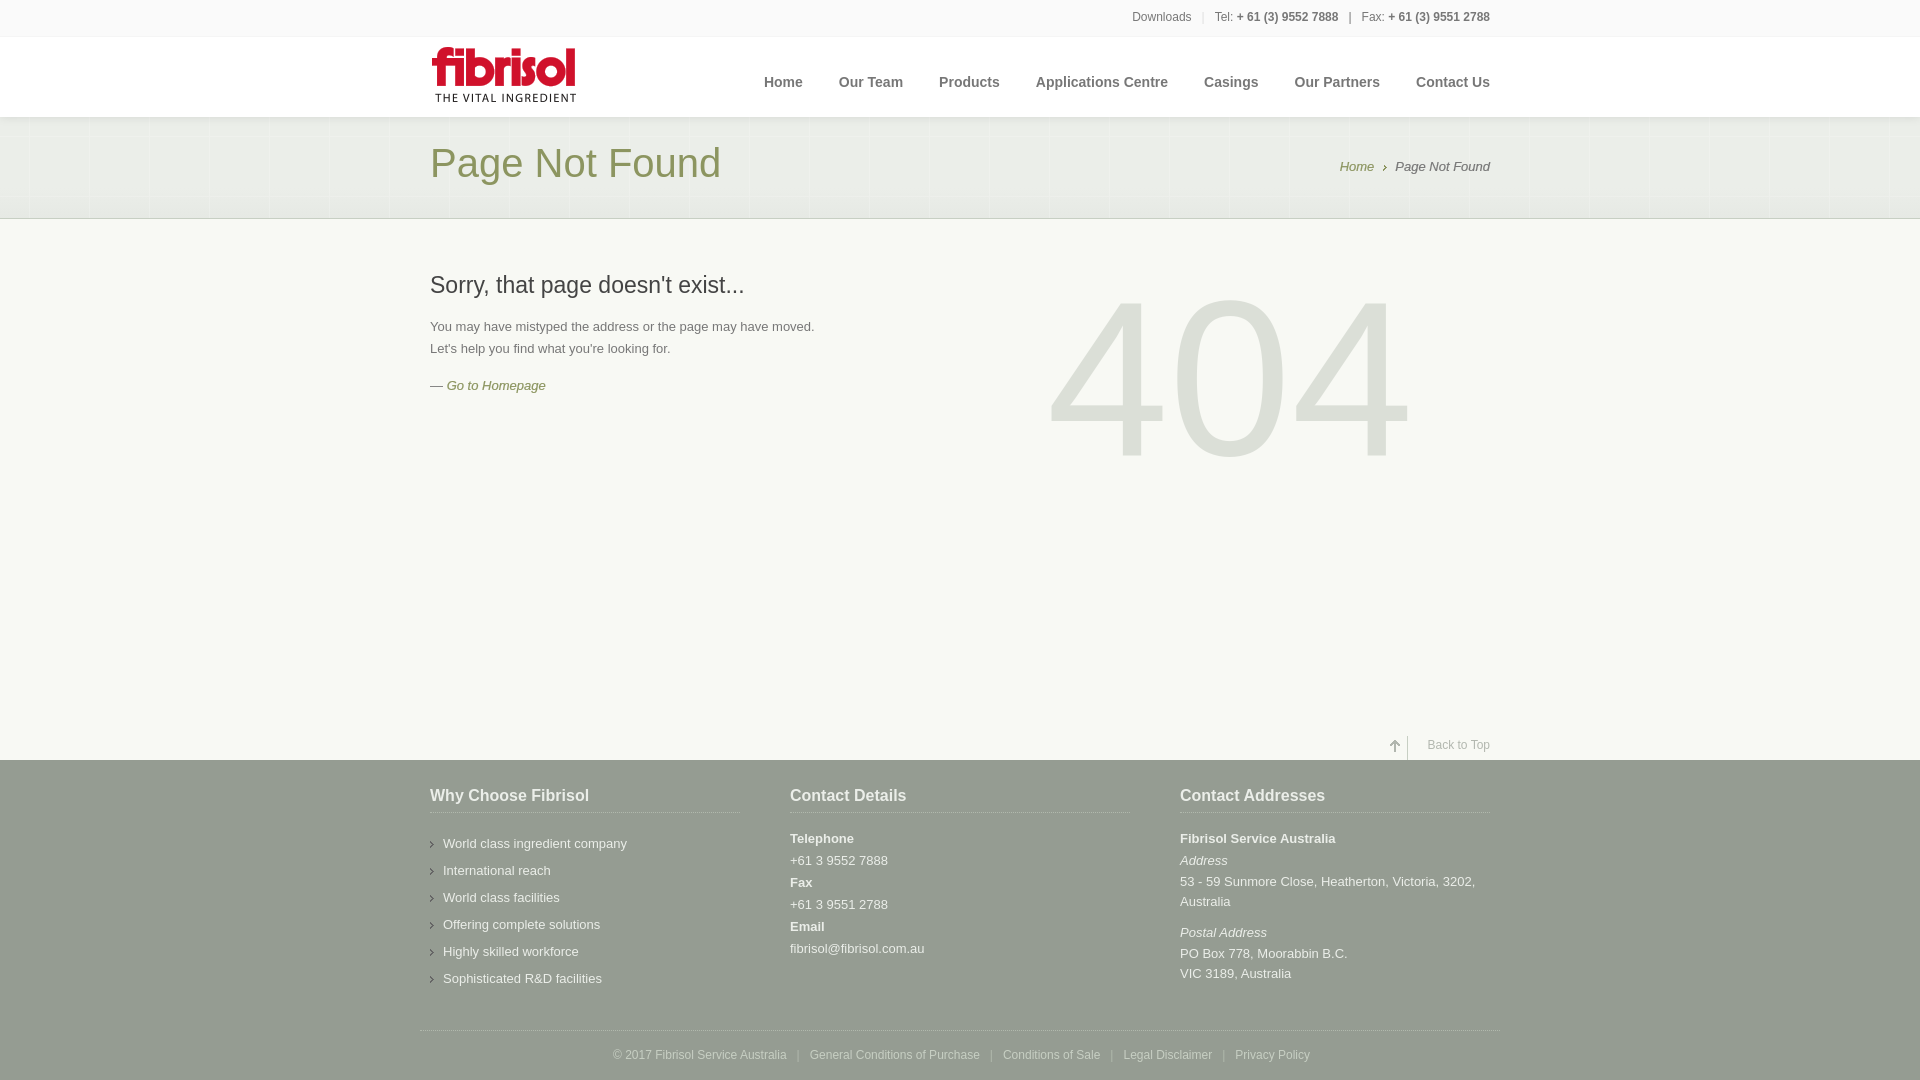 Image resolution: width=1920 pixels, height=1080 pixels. What do you see at coordinates (1229, 92) in the screenshot?
I see `'Casings'` at bounding box center [1229, 92].